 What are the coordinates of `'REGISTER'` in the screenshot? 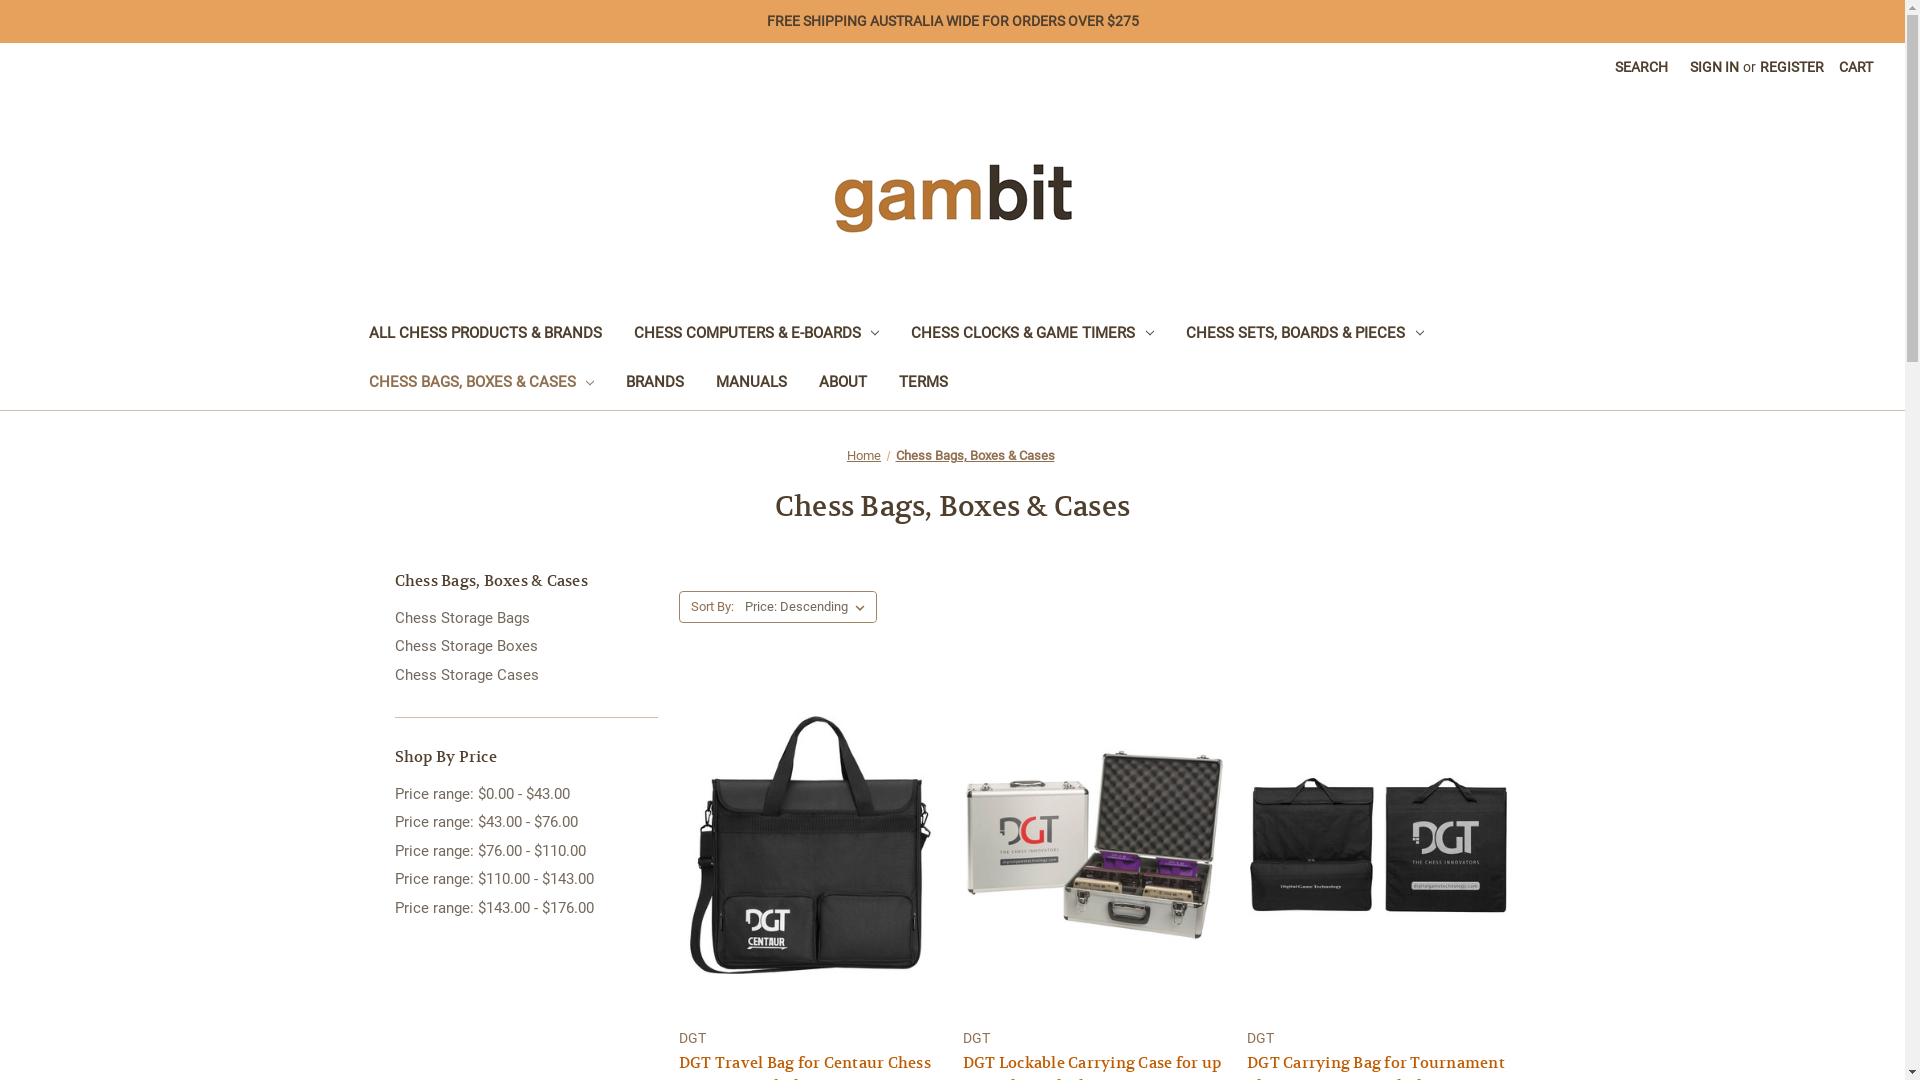 It's located at (1791, 66).